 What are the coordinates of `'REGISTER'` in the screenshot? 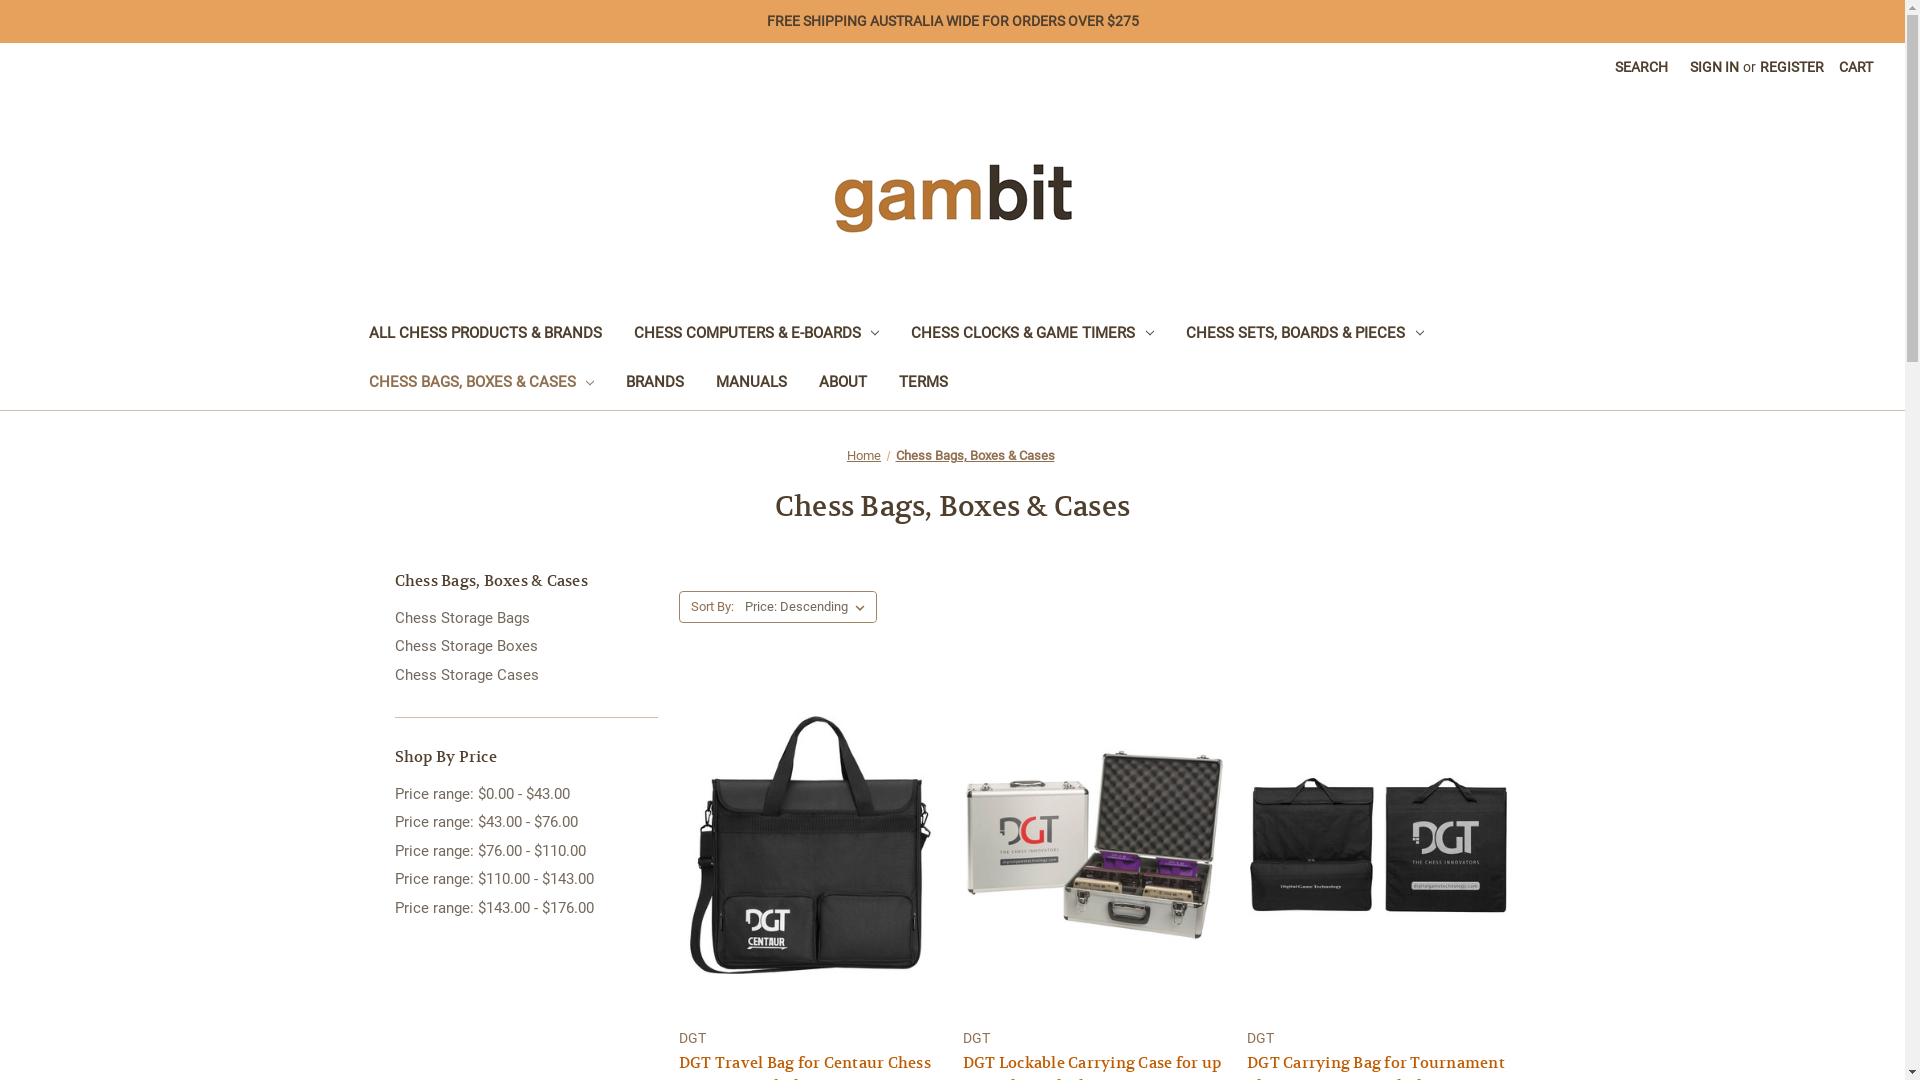 It's located at (1791, 66).